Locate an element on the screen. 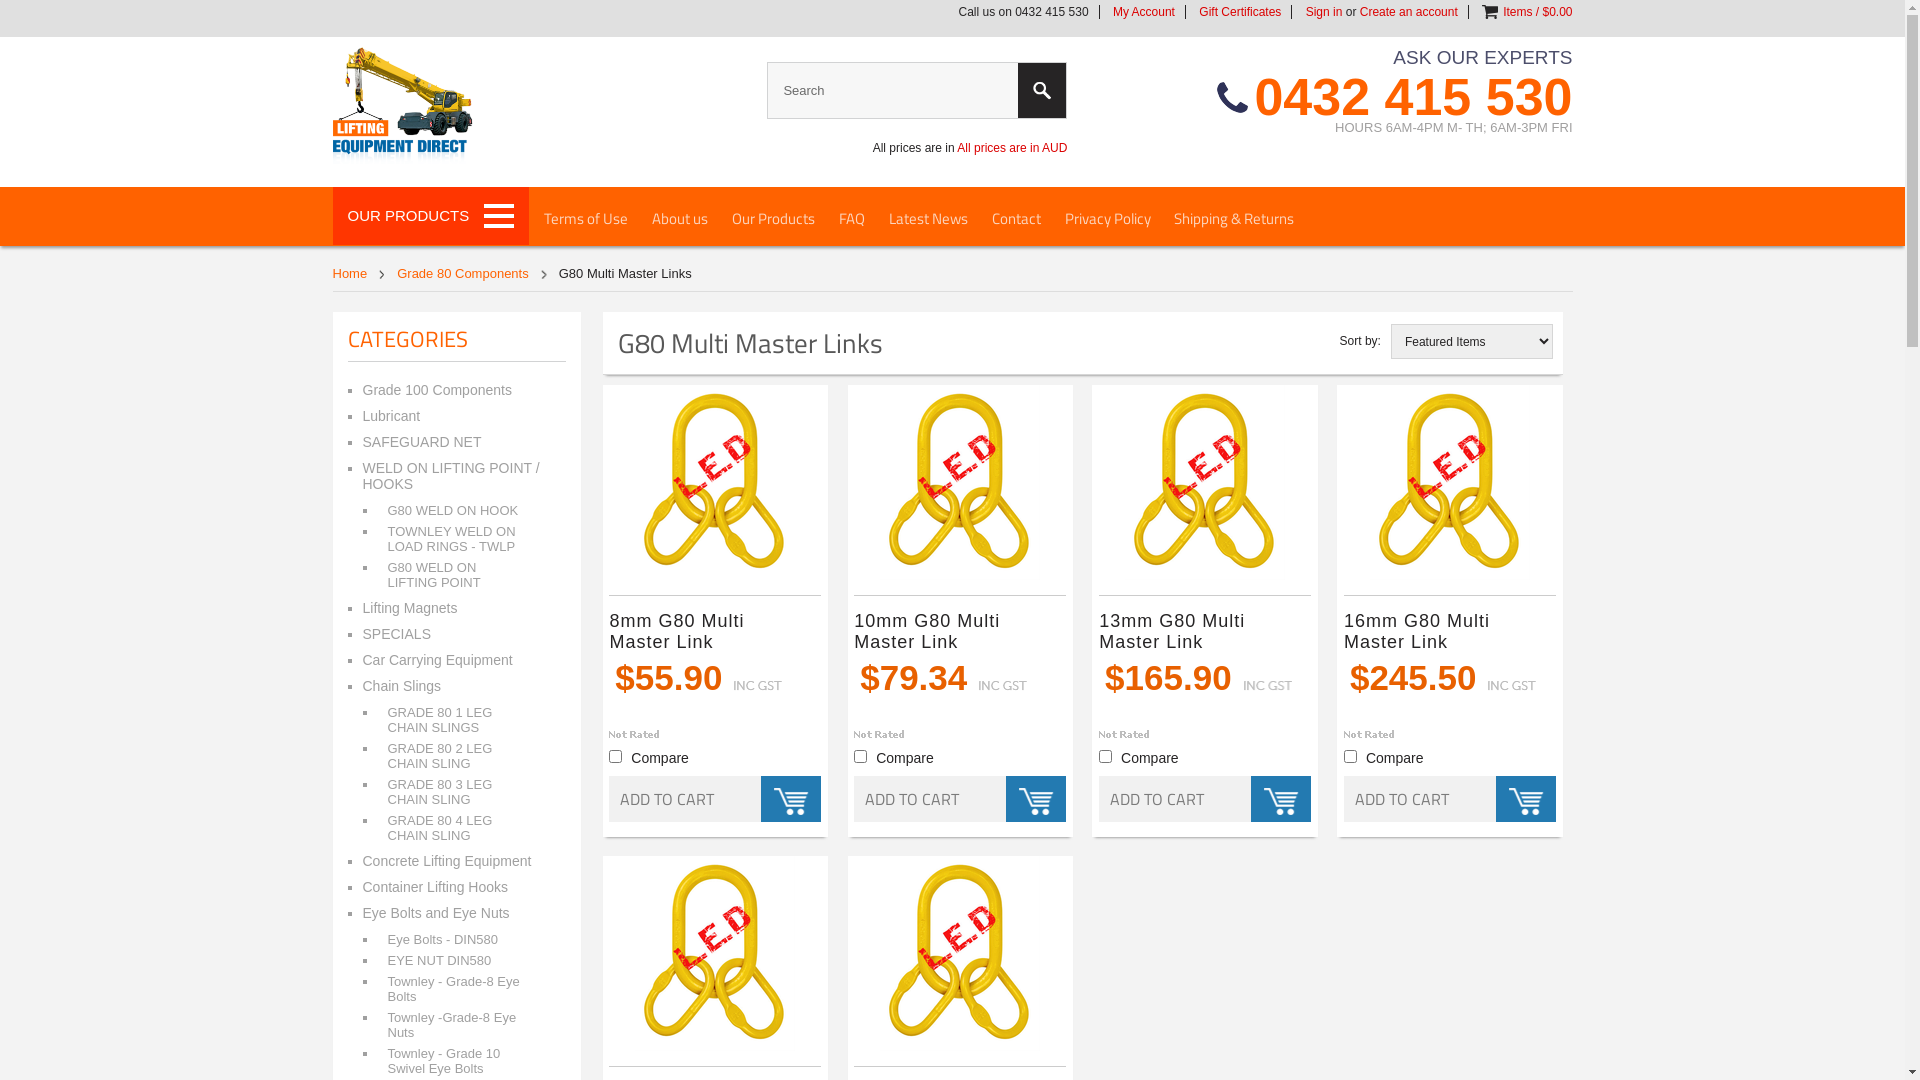 The image size is (1920, 1080). 'EYE NUT DIN580' is located at coordinates (388, 959).